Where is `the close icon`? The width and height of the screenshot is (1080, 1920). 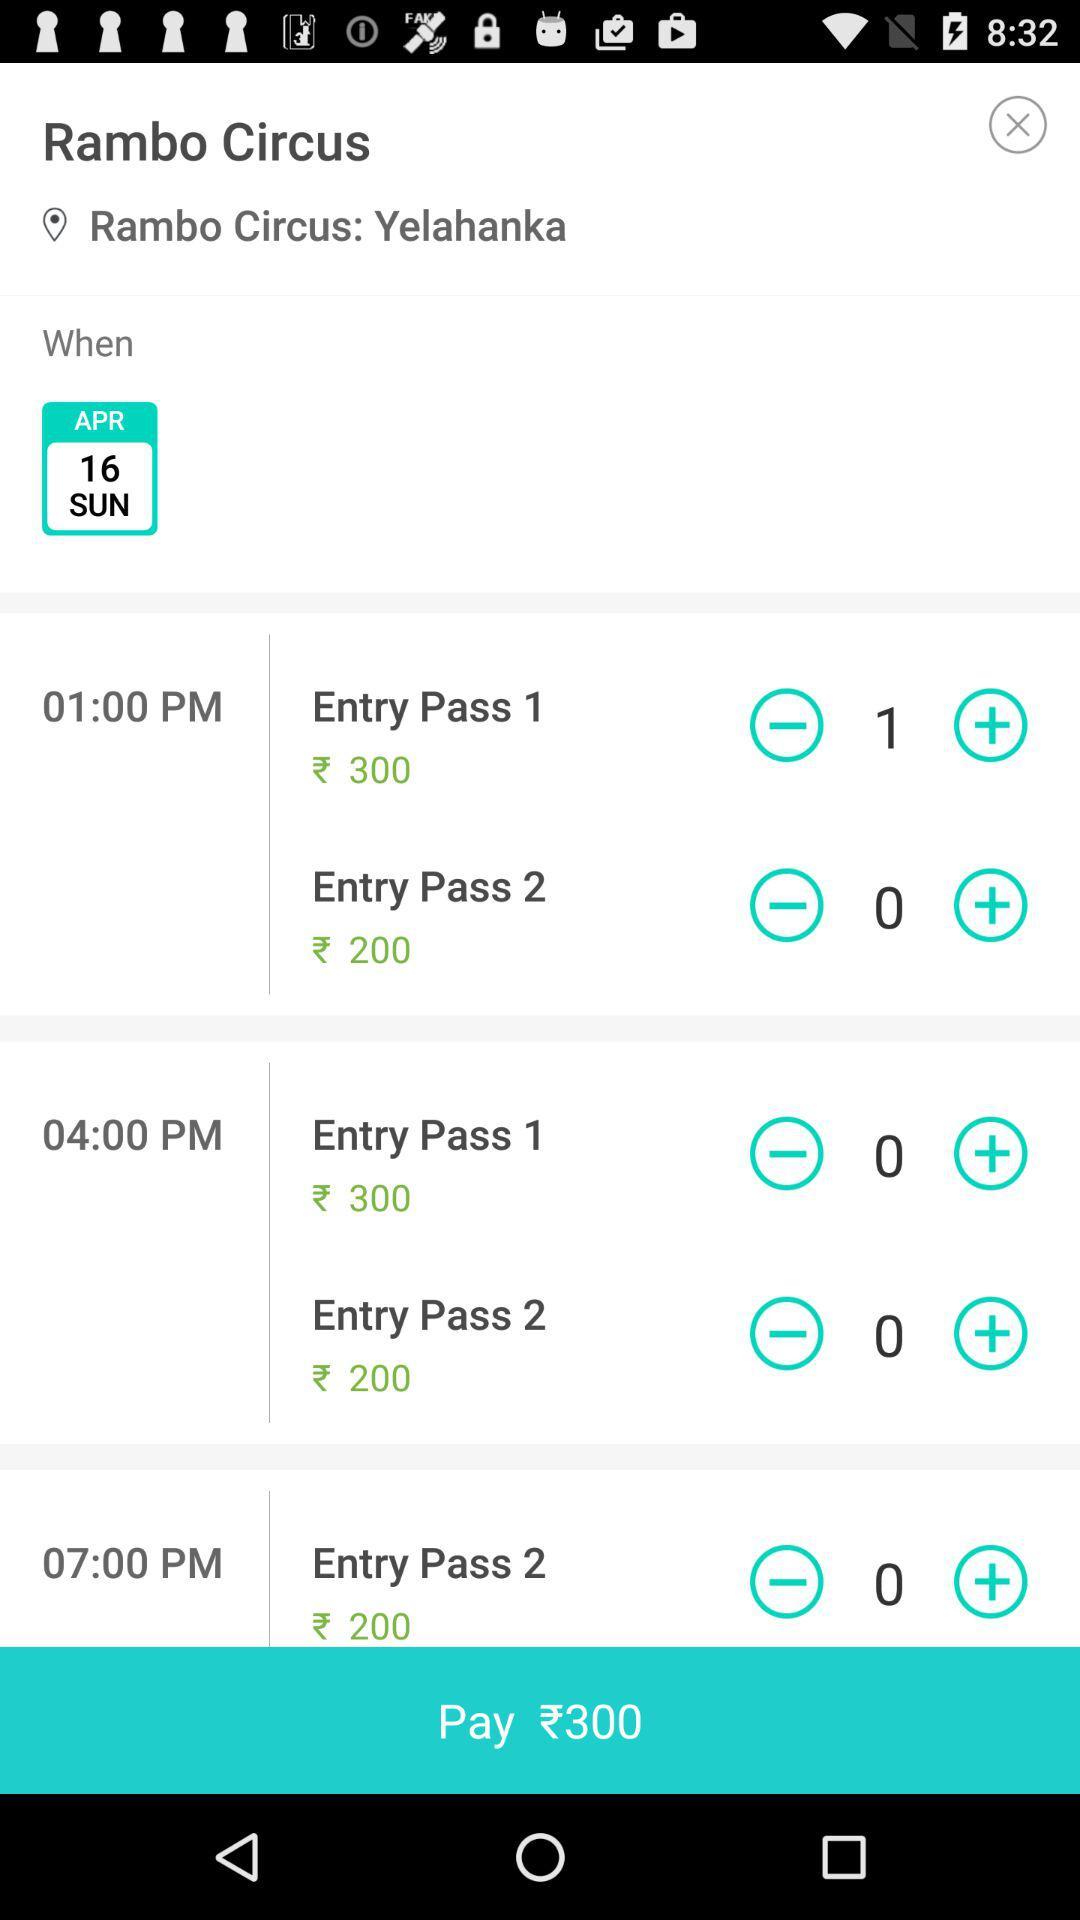 the close icon is located at coordinates (1018, 132).